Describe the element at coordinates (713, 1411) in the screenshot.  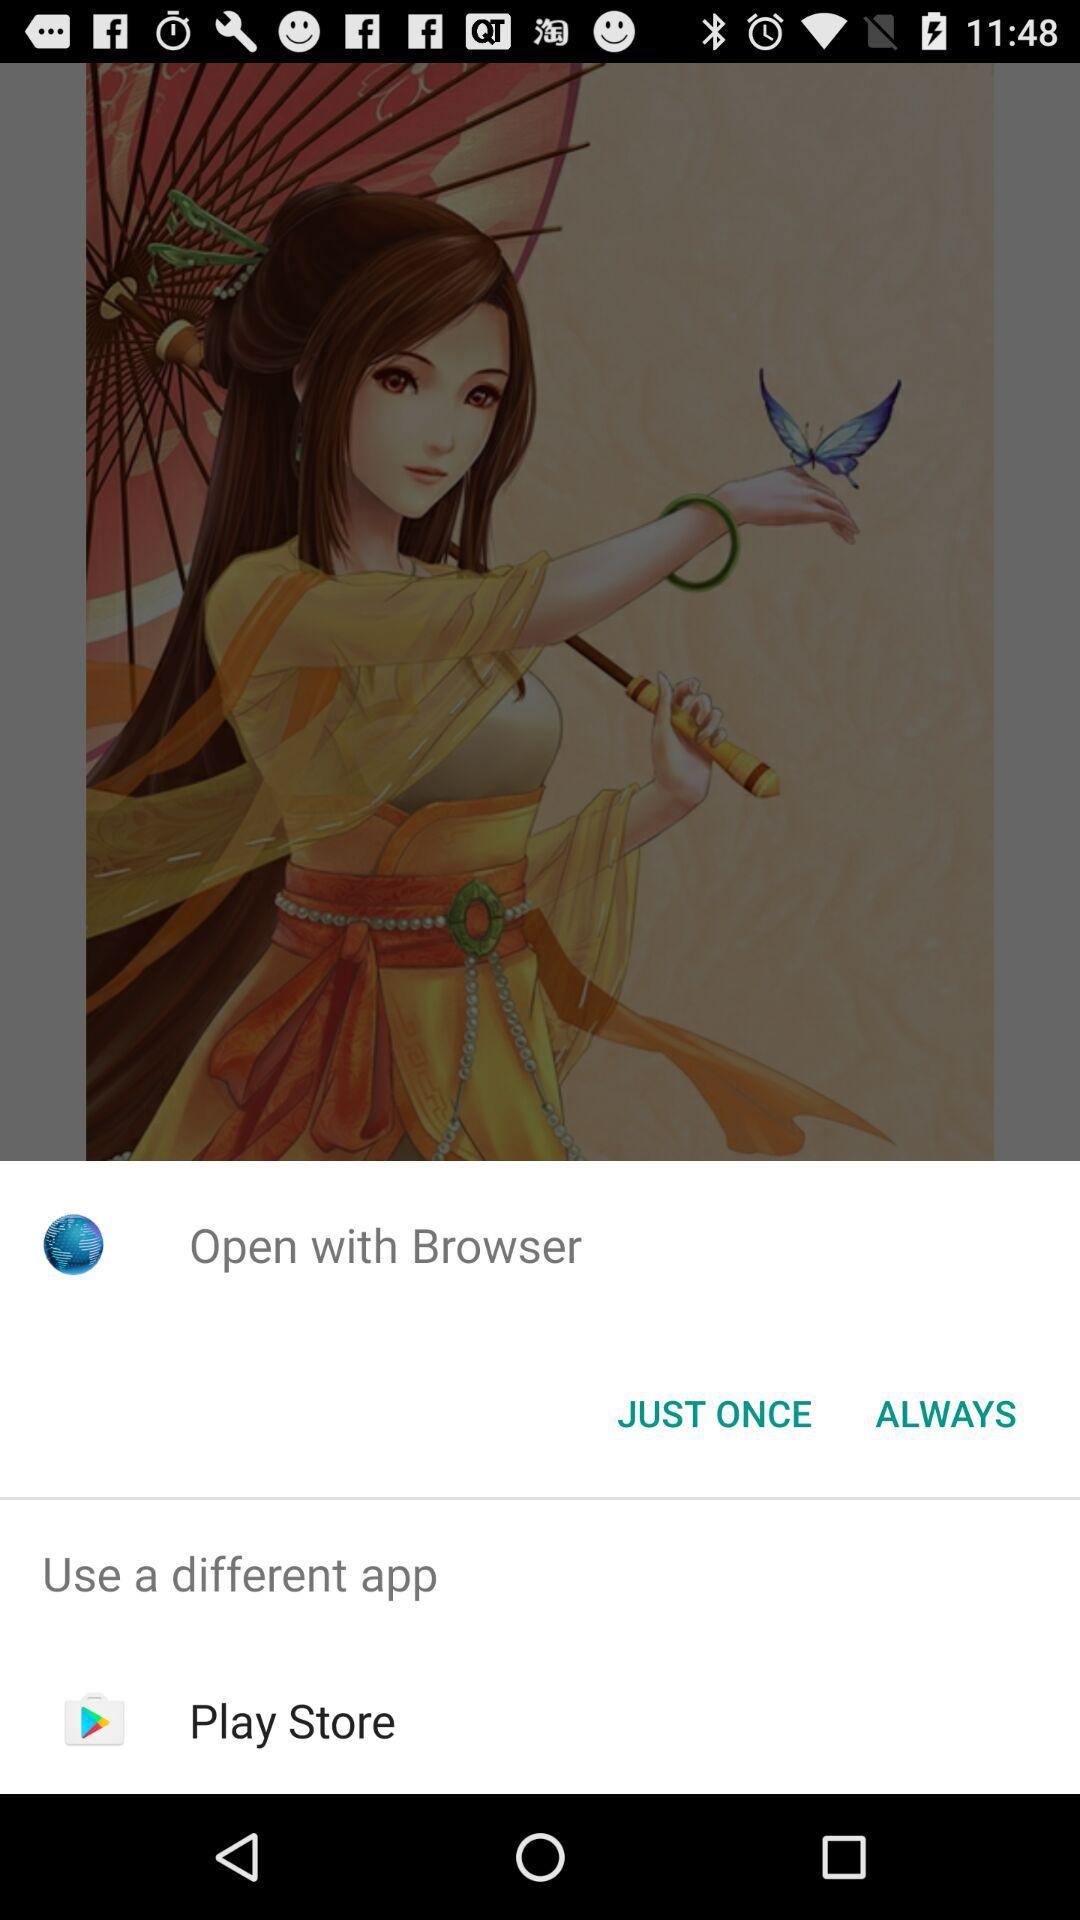
I see `icon below the open with browser` at that location.